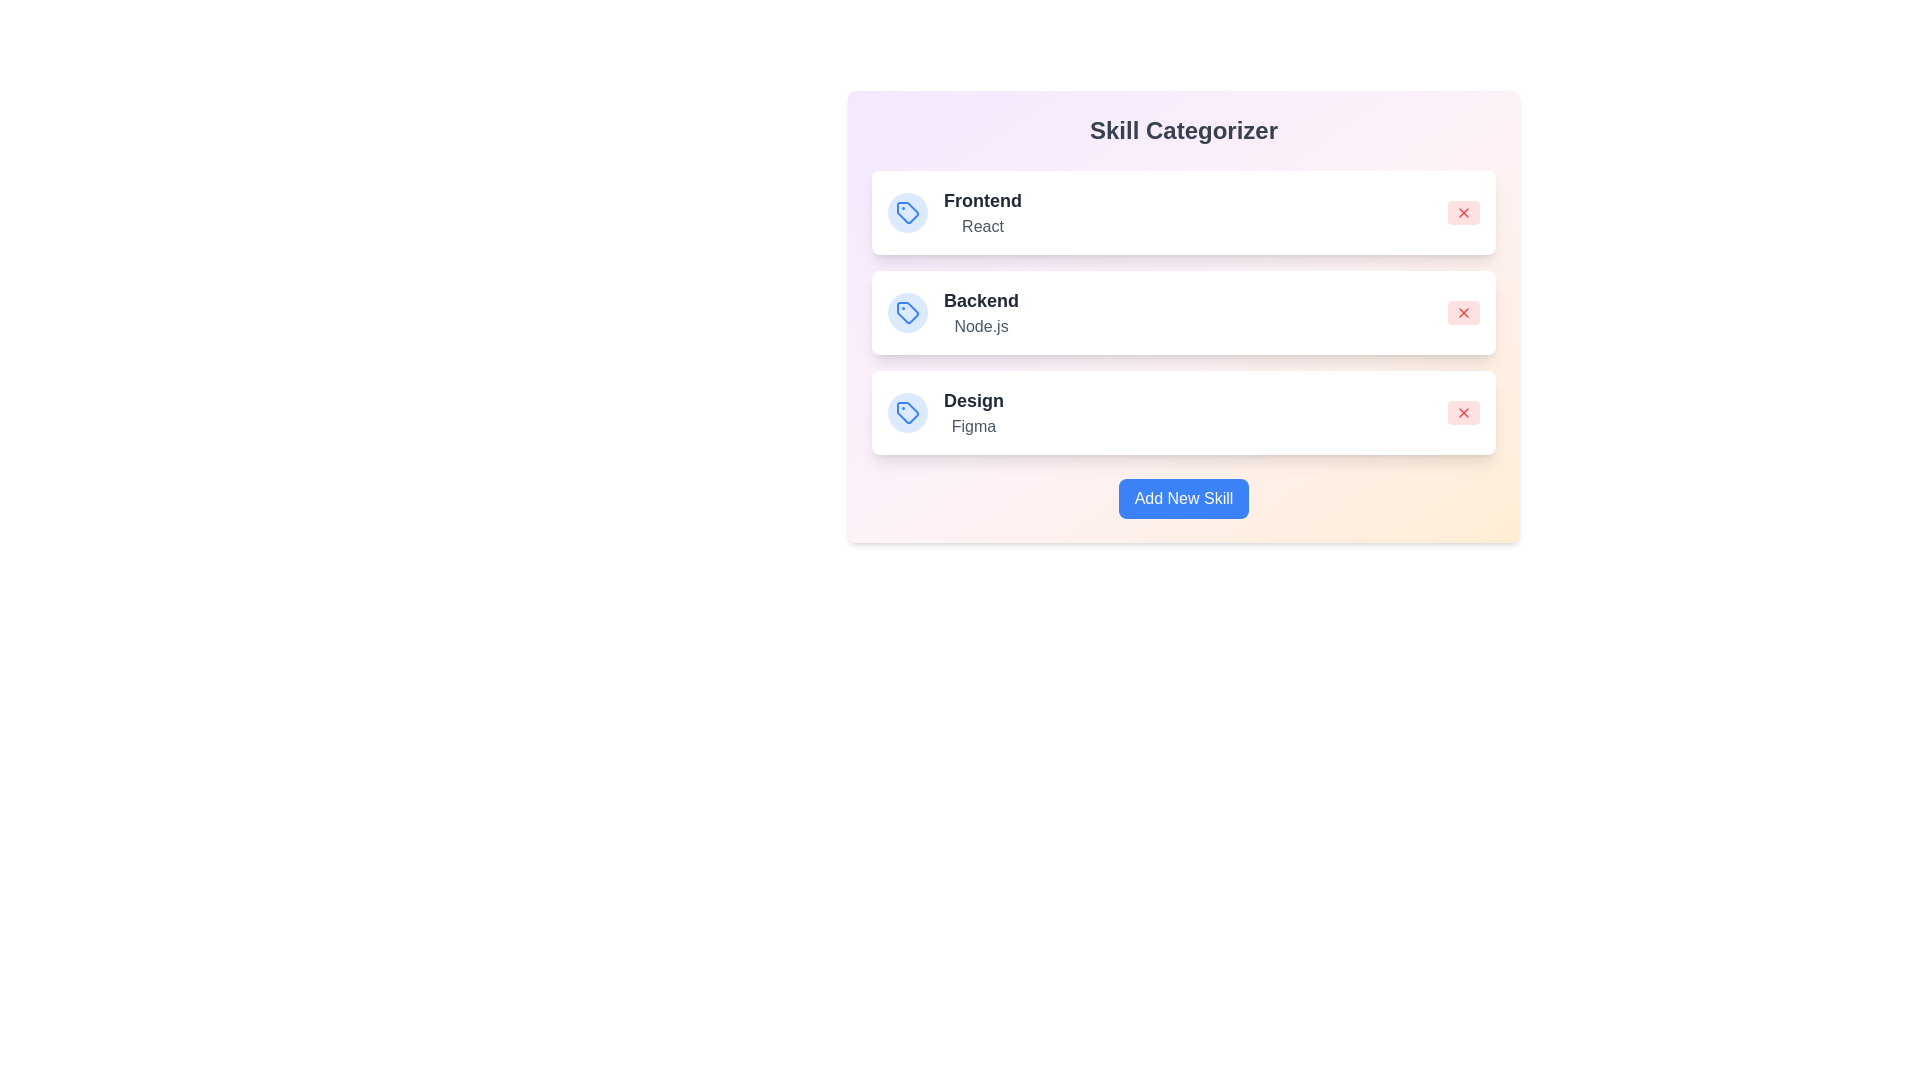  What do you see at coordinates (1464, 312) in the screenshot?
I see `'X' button to remove the skill associated with Backend` at bounding box center [1464, 312].